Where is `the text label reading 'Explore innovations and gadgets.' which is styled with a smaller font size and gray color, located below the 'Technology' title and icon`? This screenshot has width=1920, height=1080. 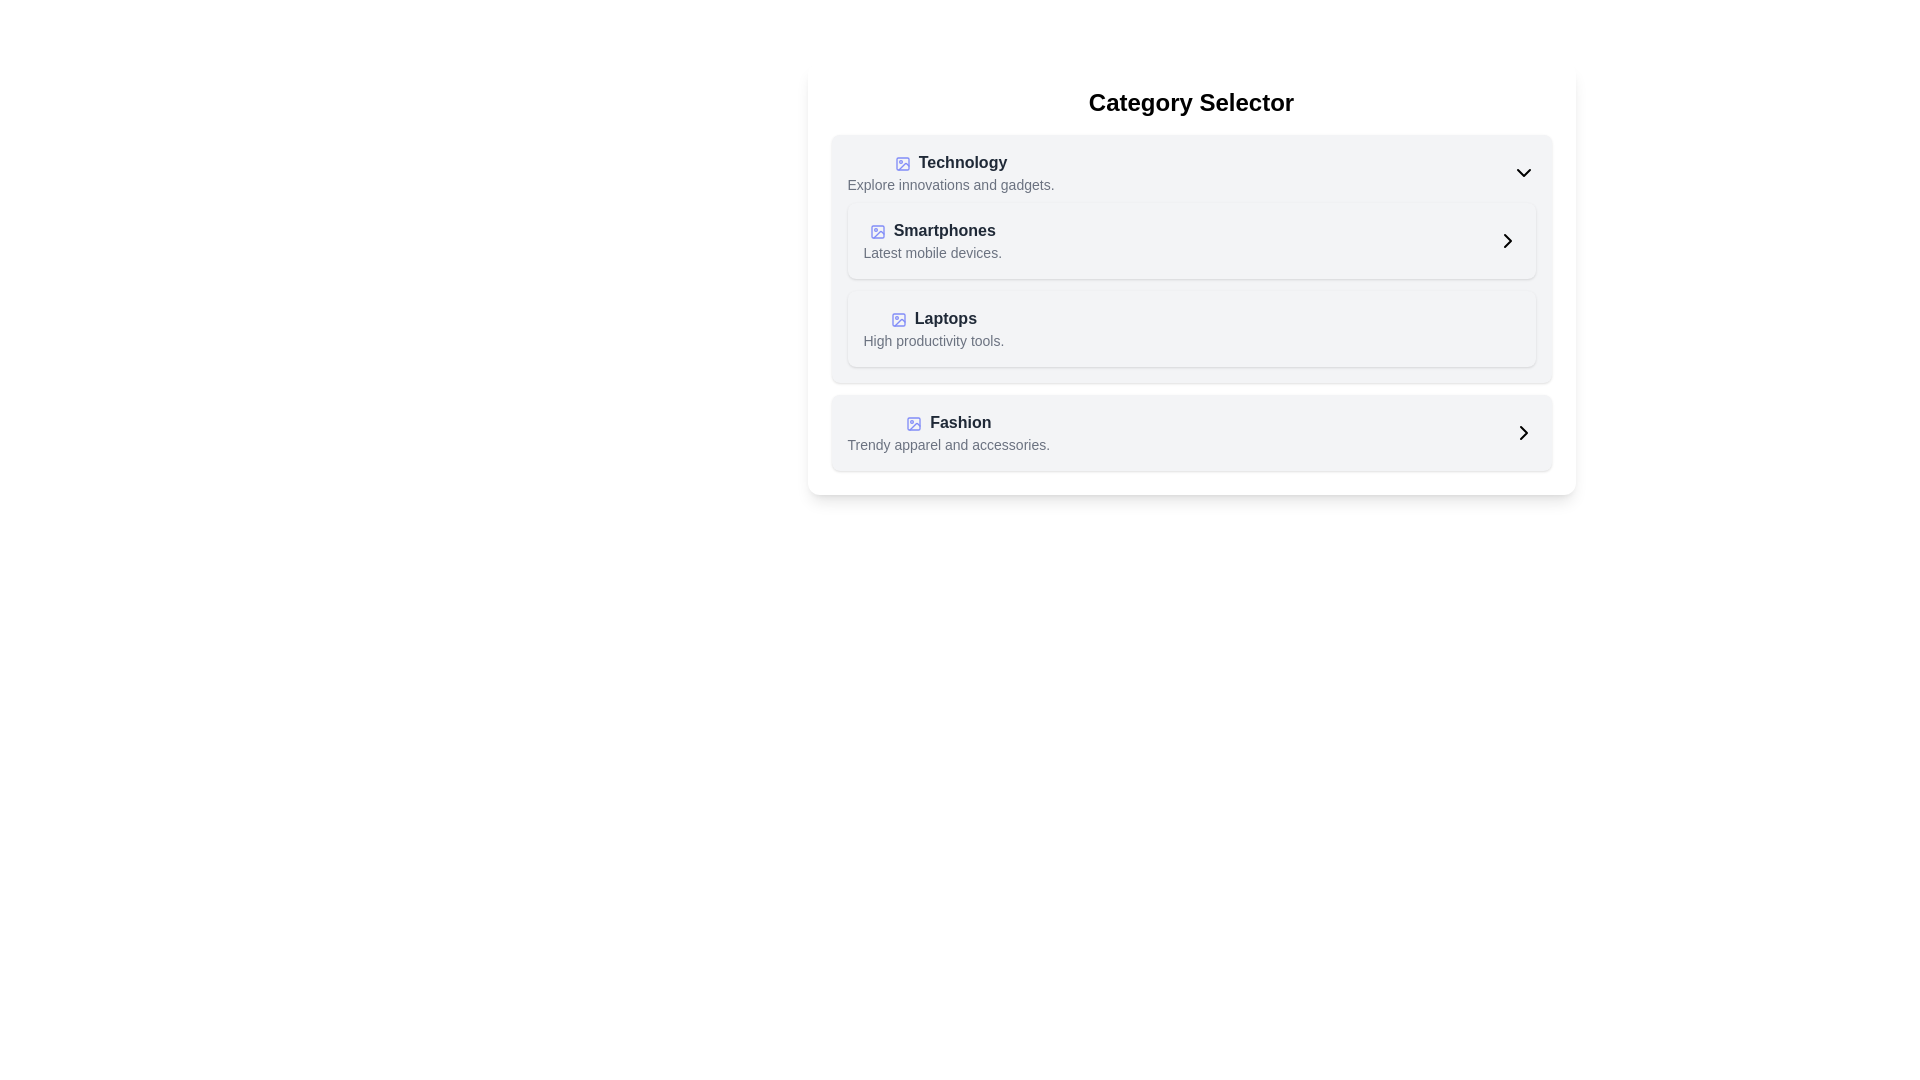
the text label reading 'Explore innovations and gadgets.' which is styled with a smaller font size and gray color, located below the 'Technology' title and icon is located at coordinates (949, 185).